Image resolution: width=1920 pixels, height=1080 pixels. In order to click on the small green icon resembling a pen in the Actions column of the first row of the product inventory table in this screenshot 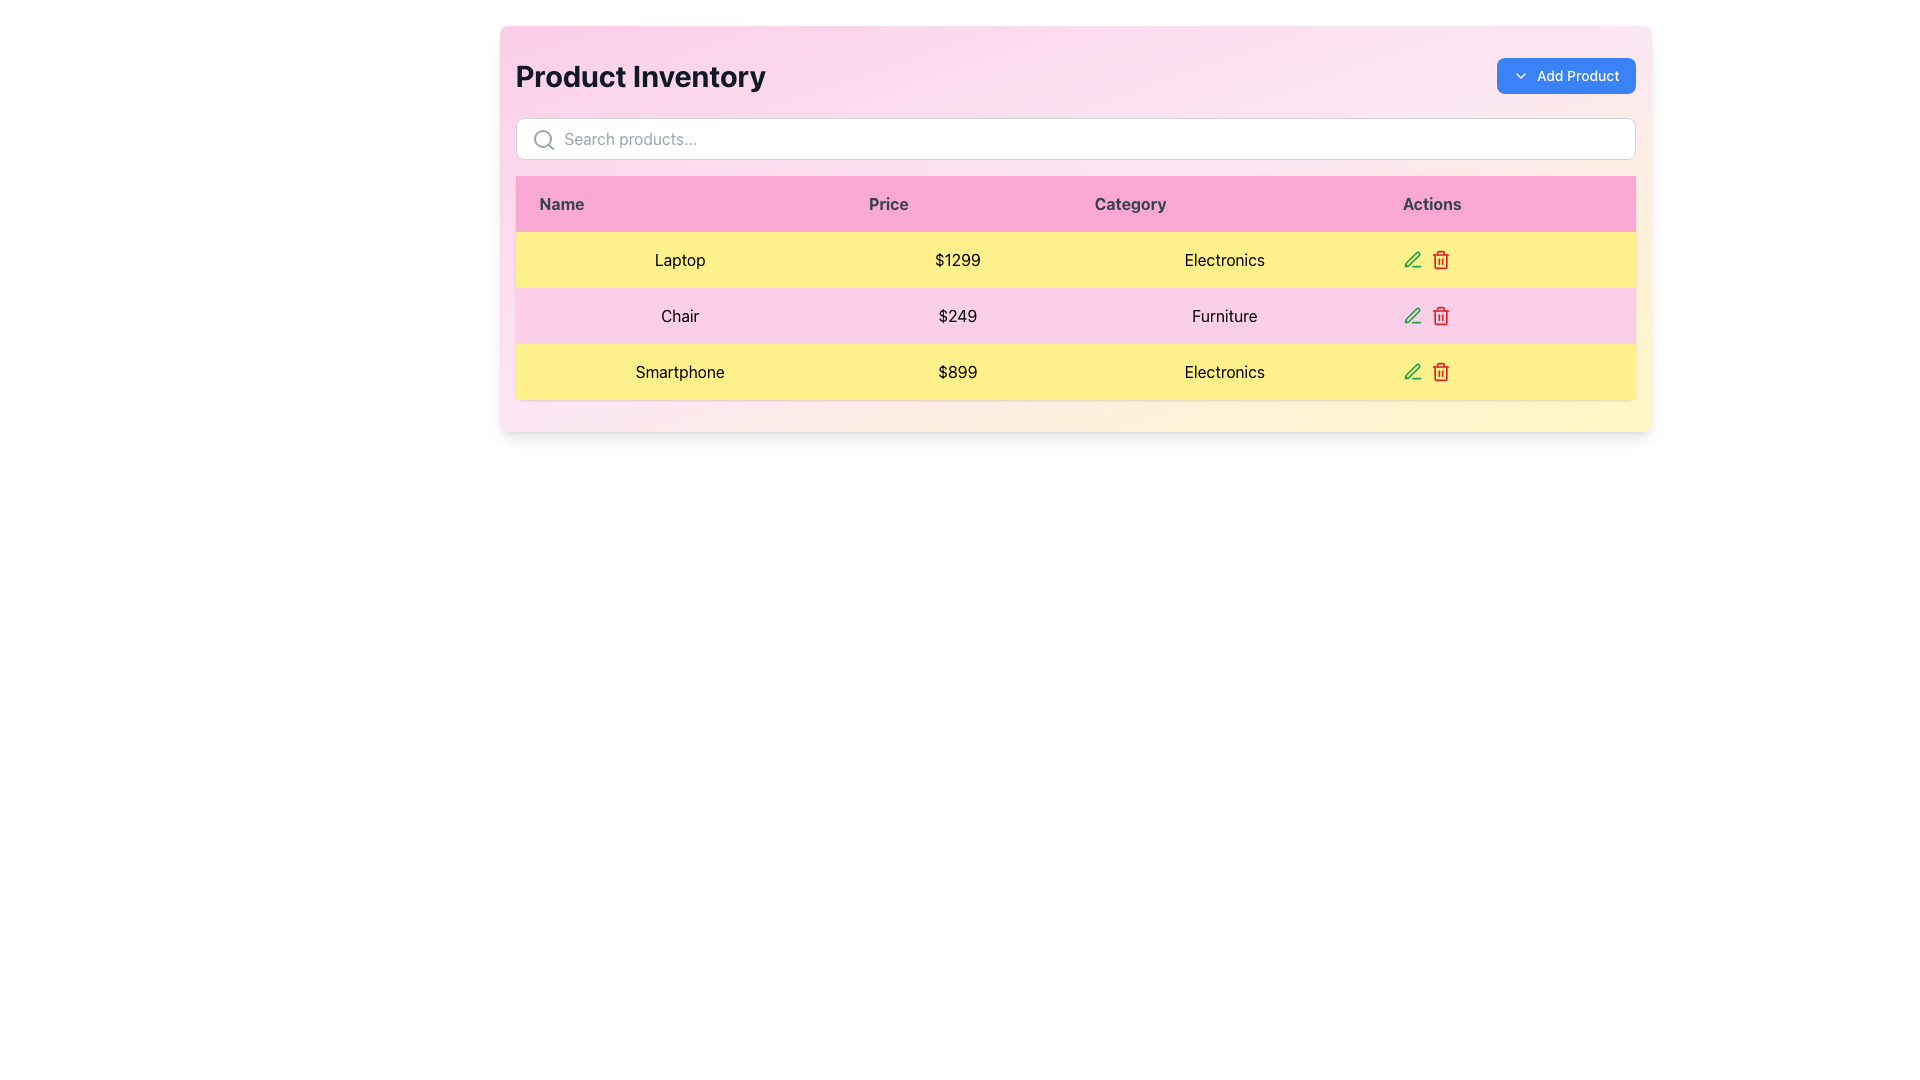, I will do `click(1411, 315)`.